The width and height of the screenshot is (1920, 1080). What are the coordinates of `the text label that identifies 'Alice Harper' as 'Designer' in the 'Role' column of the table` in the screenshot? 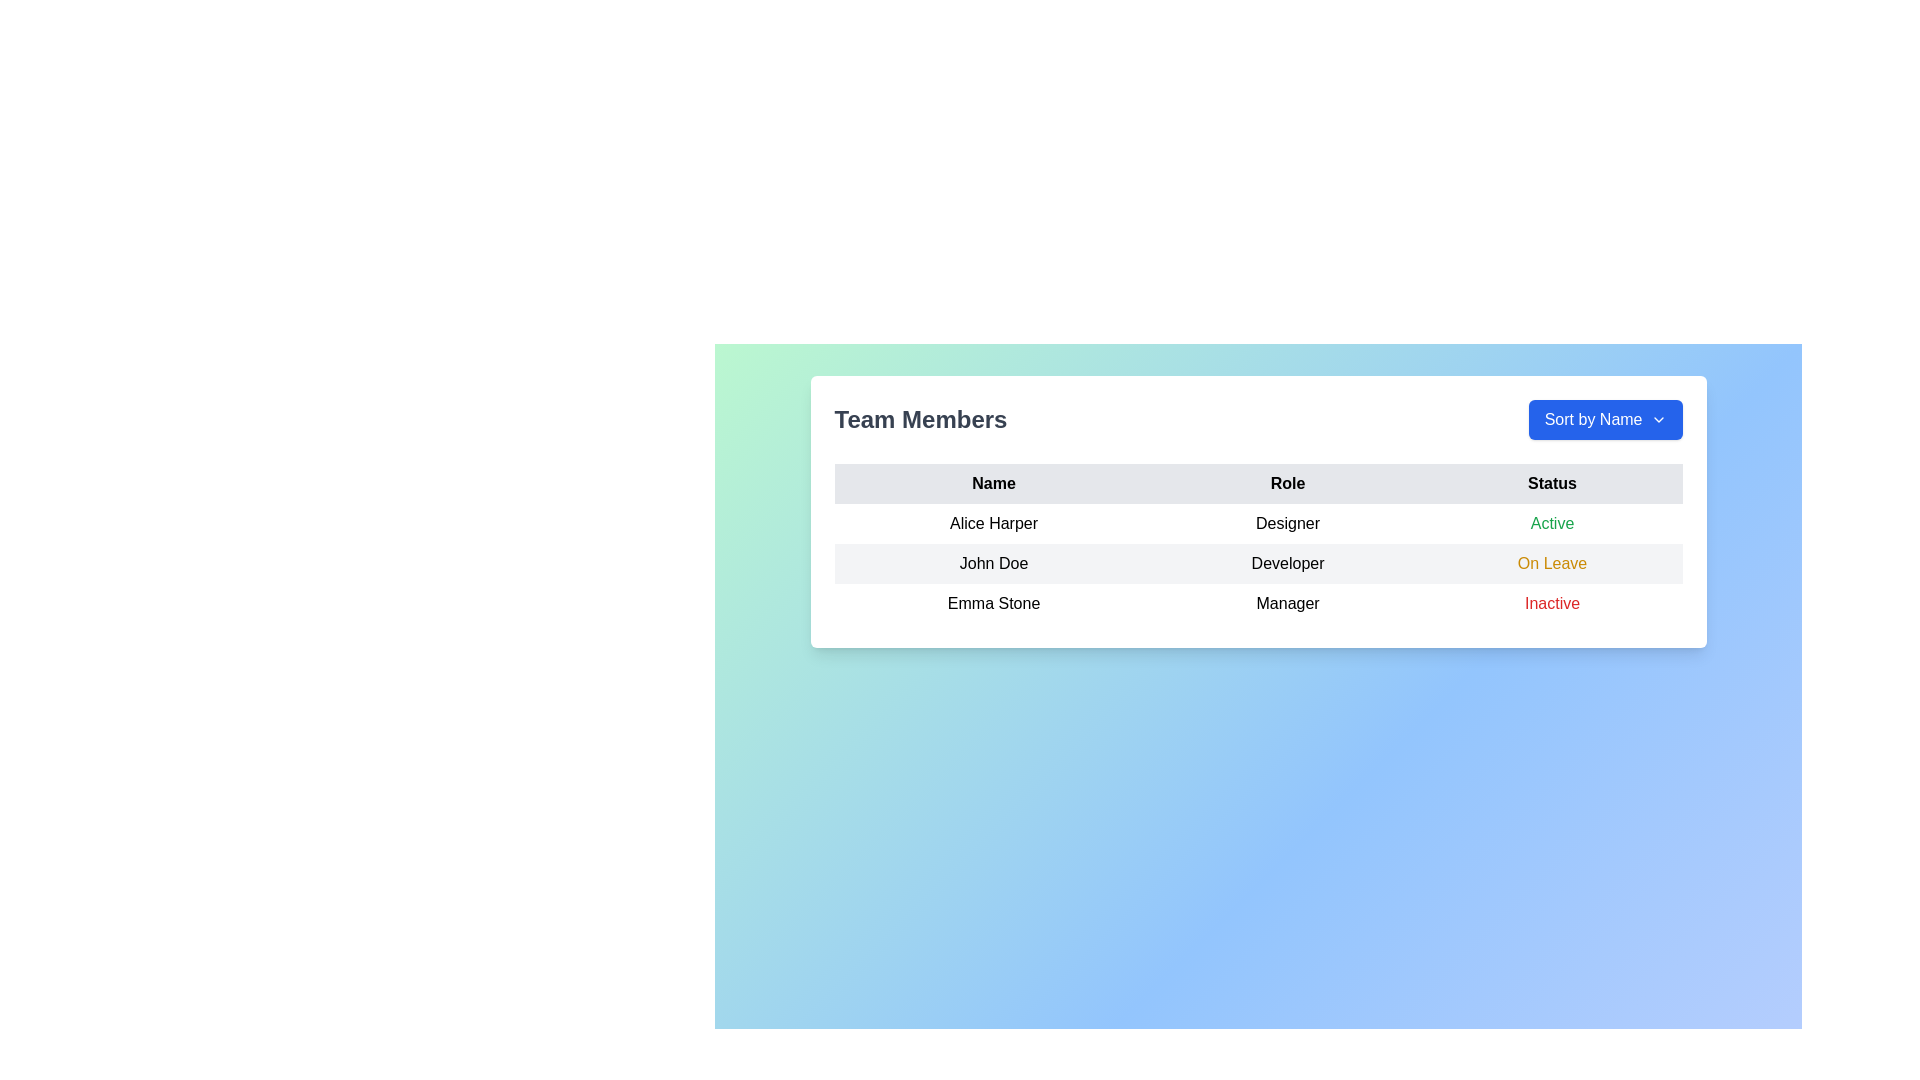 It's located at (1288, 523).